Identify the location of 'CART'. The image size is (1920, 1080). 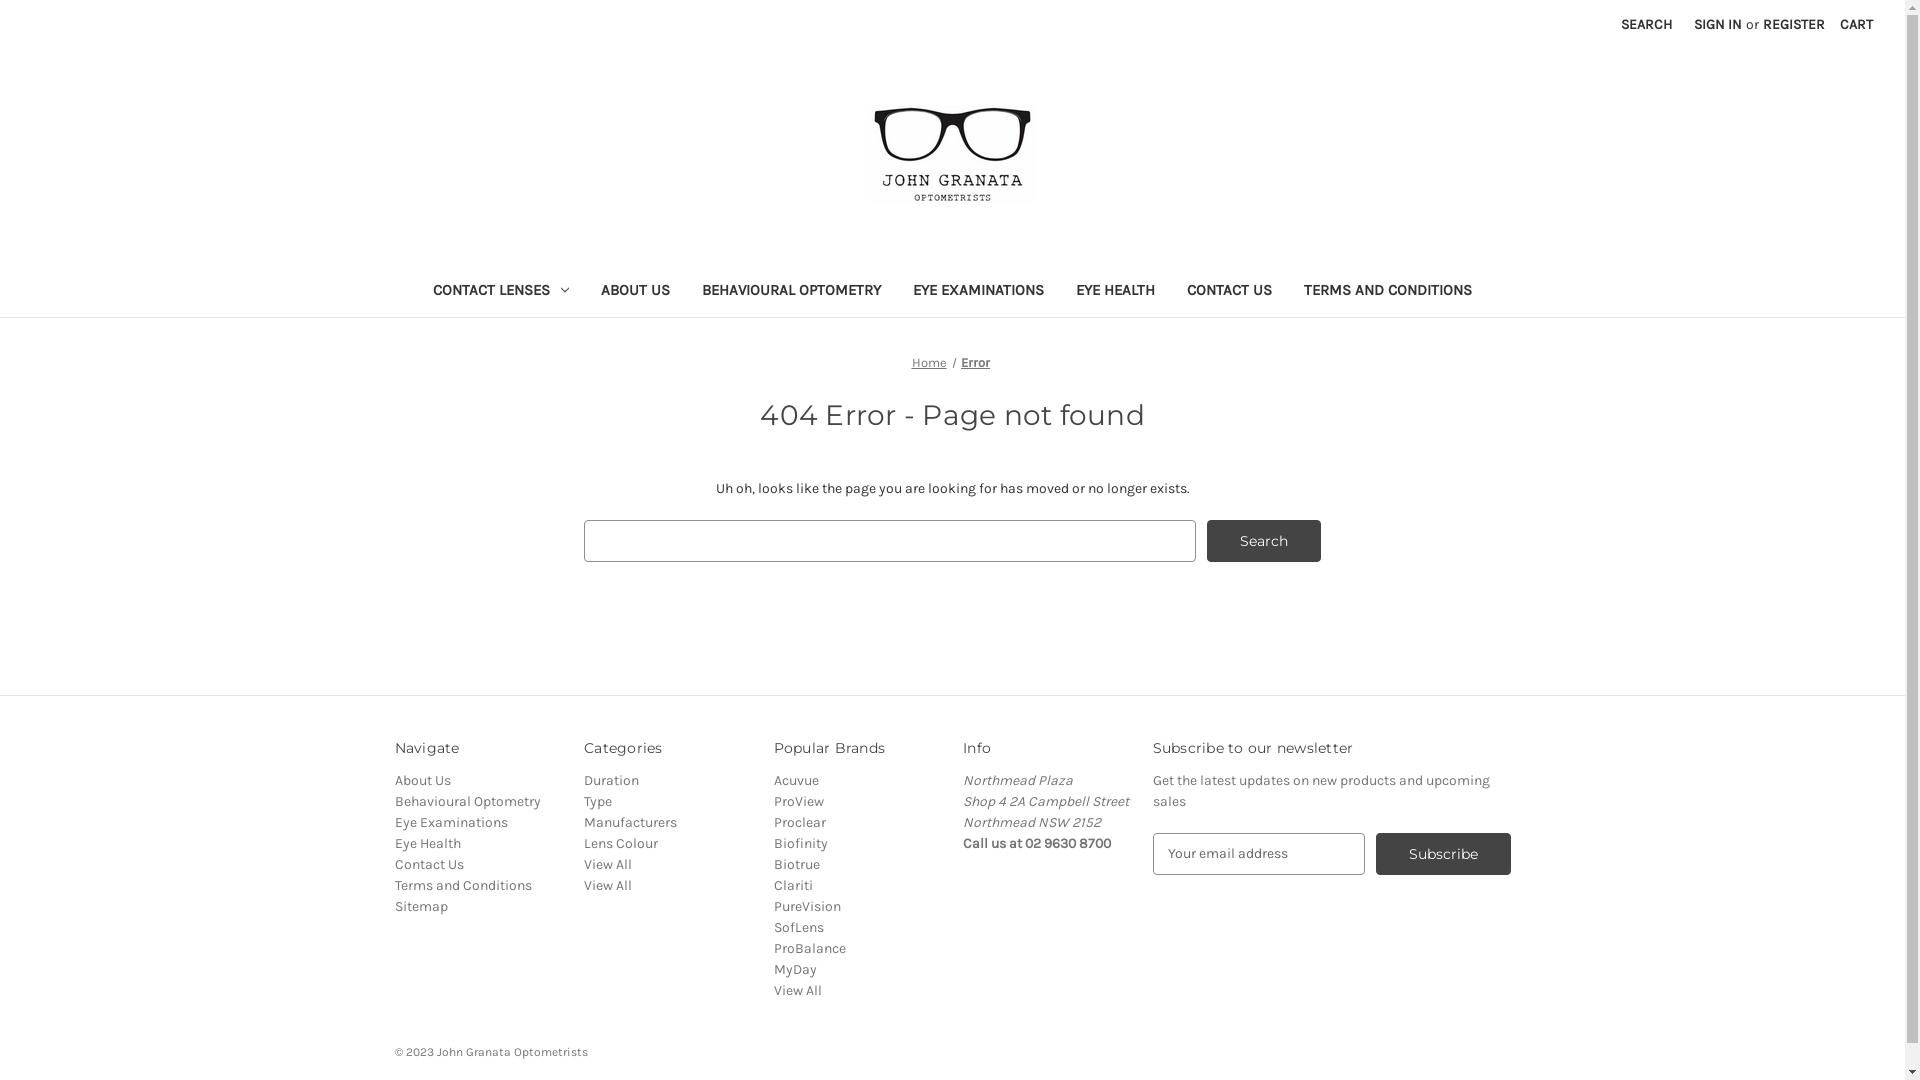
(1855, 24).